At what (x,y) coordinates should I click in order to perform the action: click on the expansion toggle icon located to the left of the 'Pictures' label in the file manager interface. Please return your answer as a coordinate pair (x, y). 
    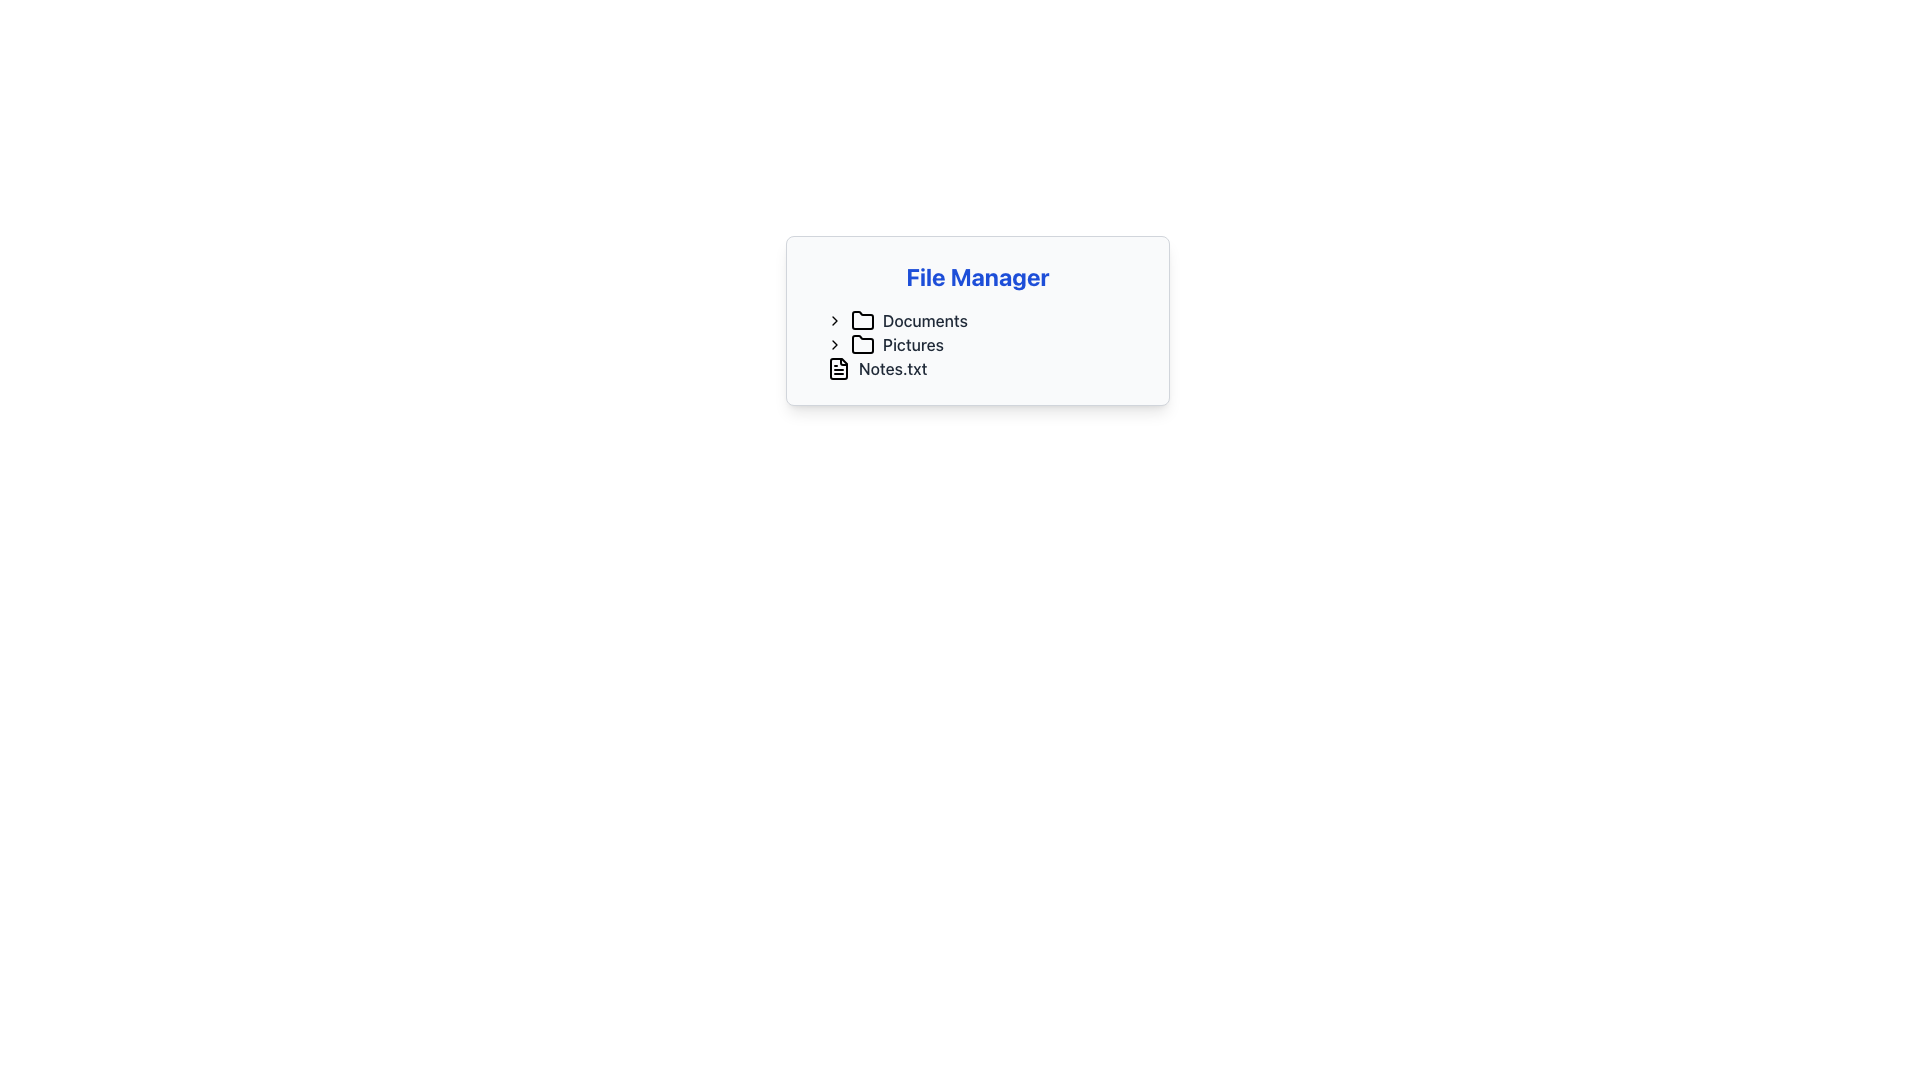
    Looking at the image, I should click on (835, 343).